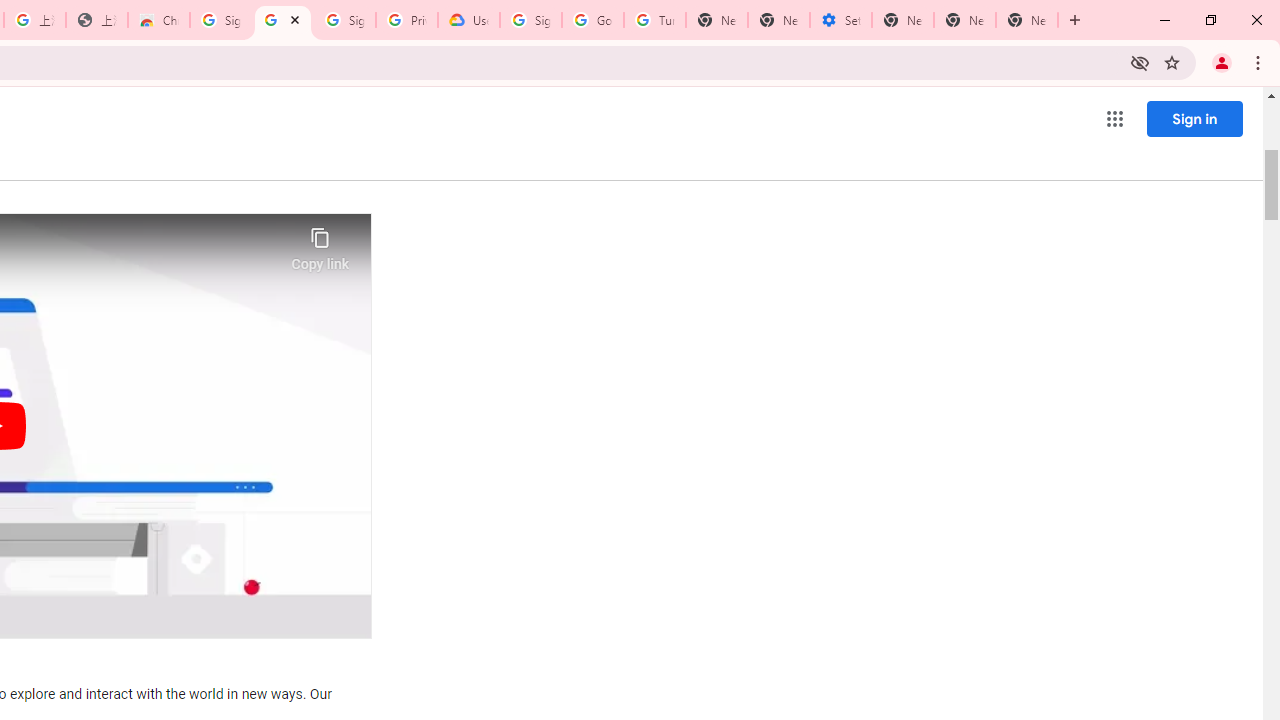 Image resolution: width=1280 pixels, height=720 pixels. What do you see at coordinates (1027, 20) in the screenshot?
I see `'New Tab'` at bounding box center [1027, 20].